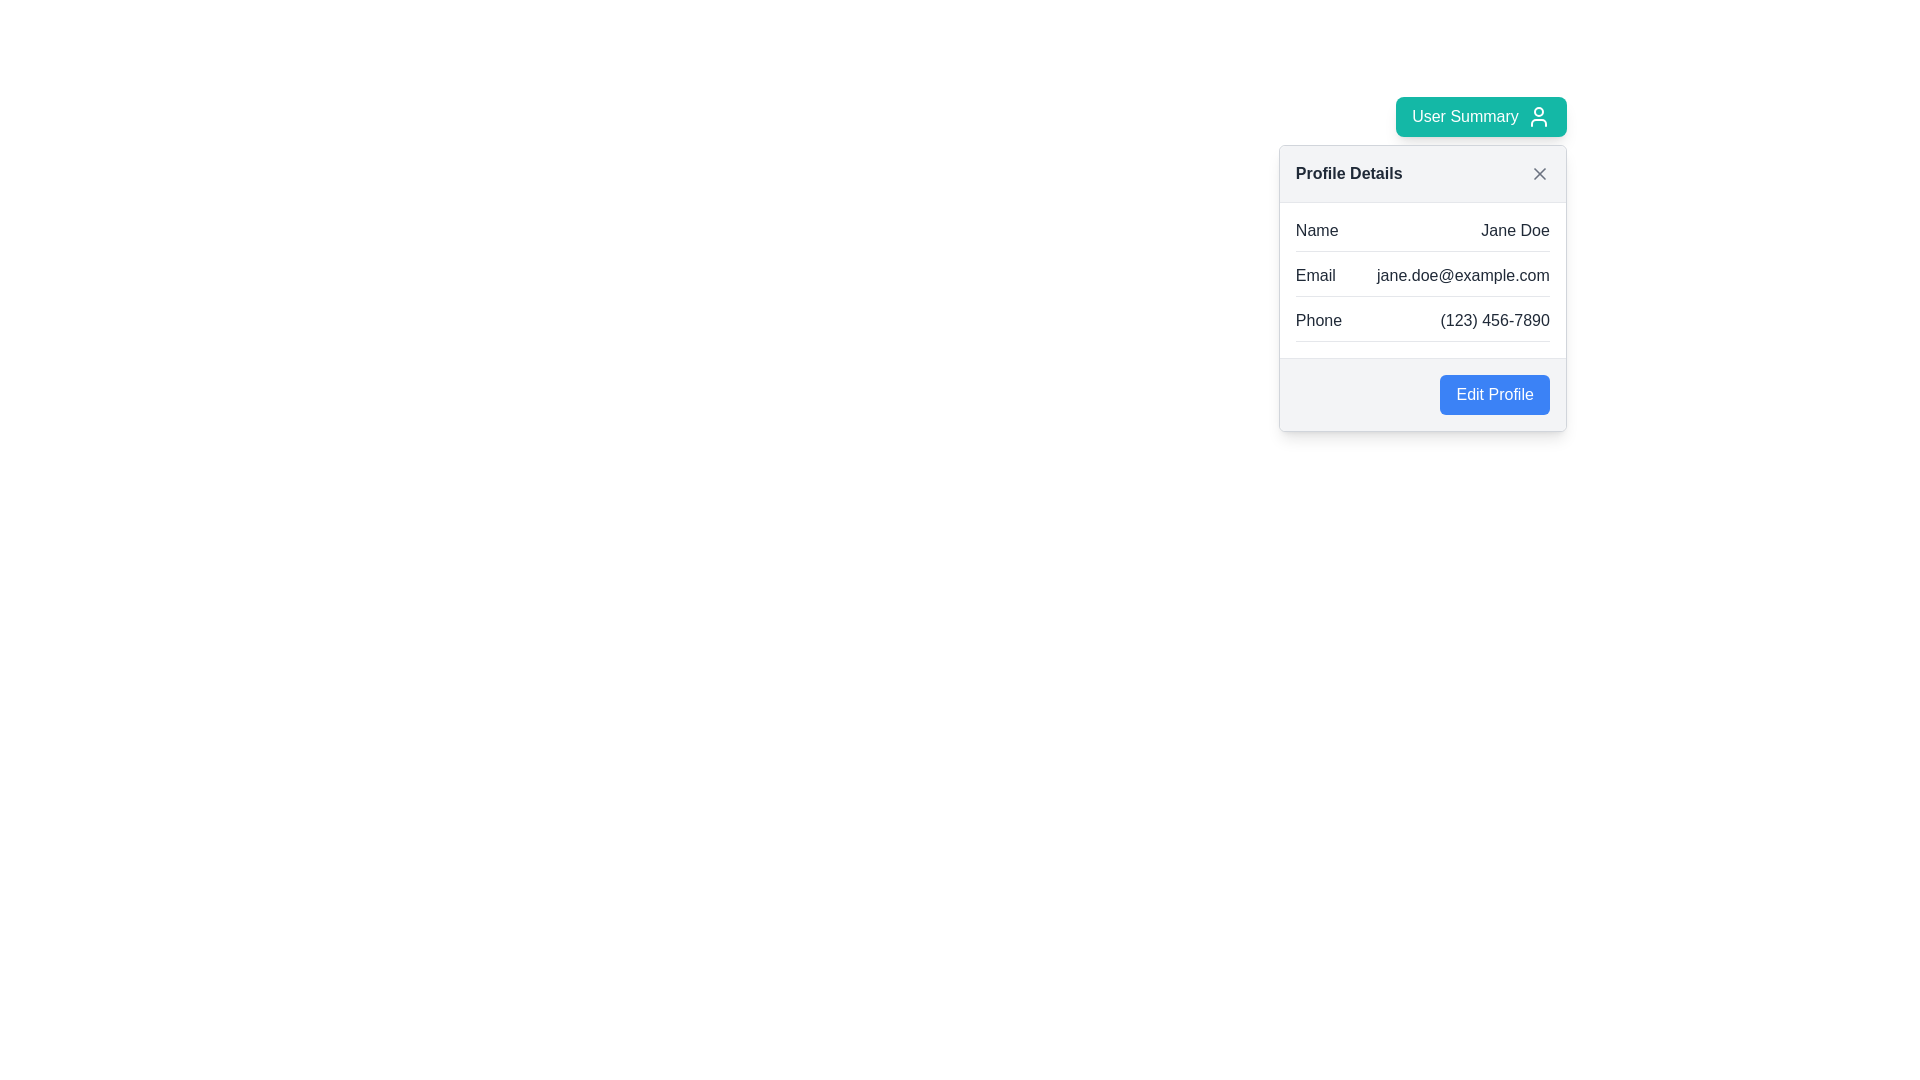  What do you see at coordinates (1495, 394) in the screenshot?
I see `the 'Edit Profile' button with a blue background and white text to activate its hover effect` at bounding box center [1495, 394].